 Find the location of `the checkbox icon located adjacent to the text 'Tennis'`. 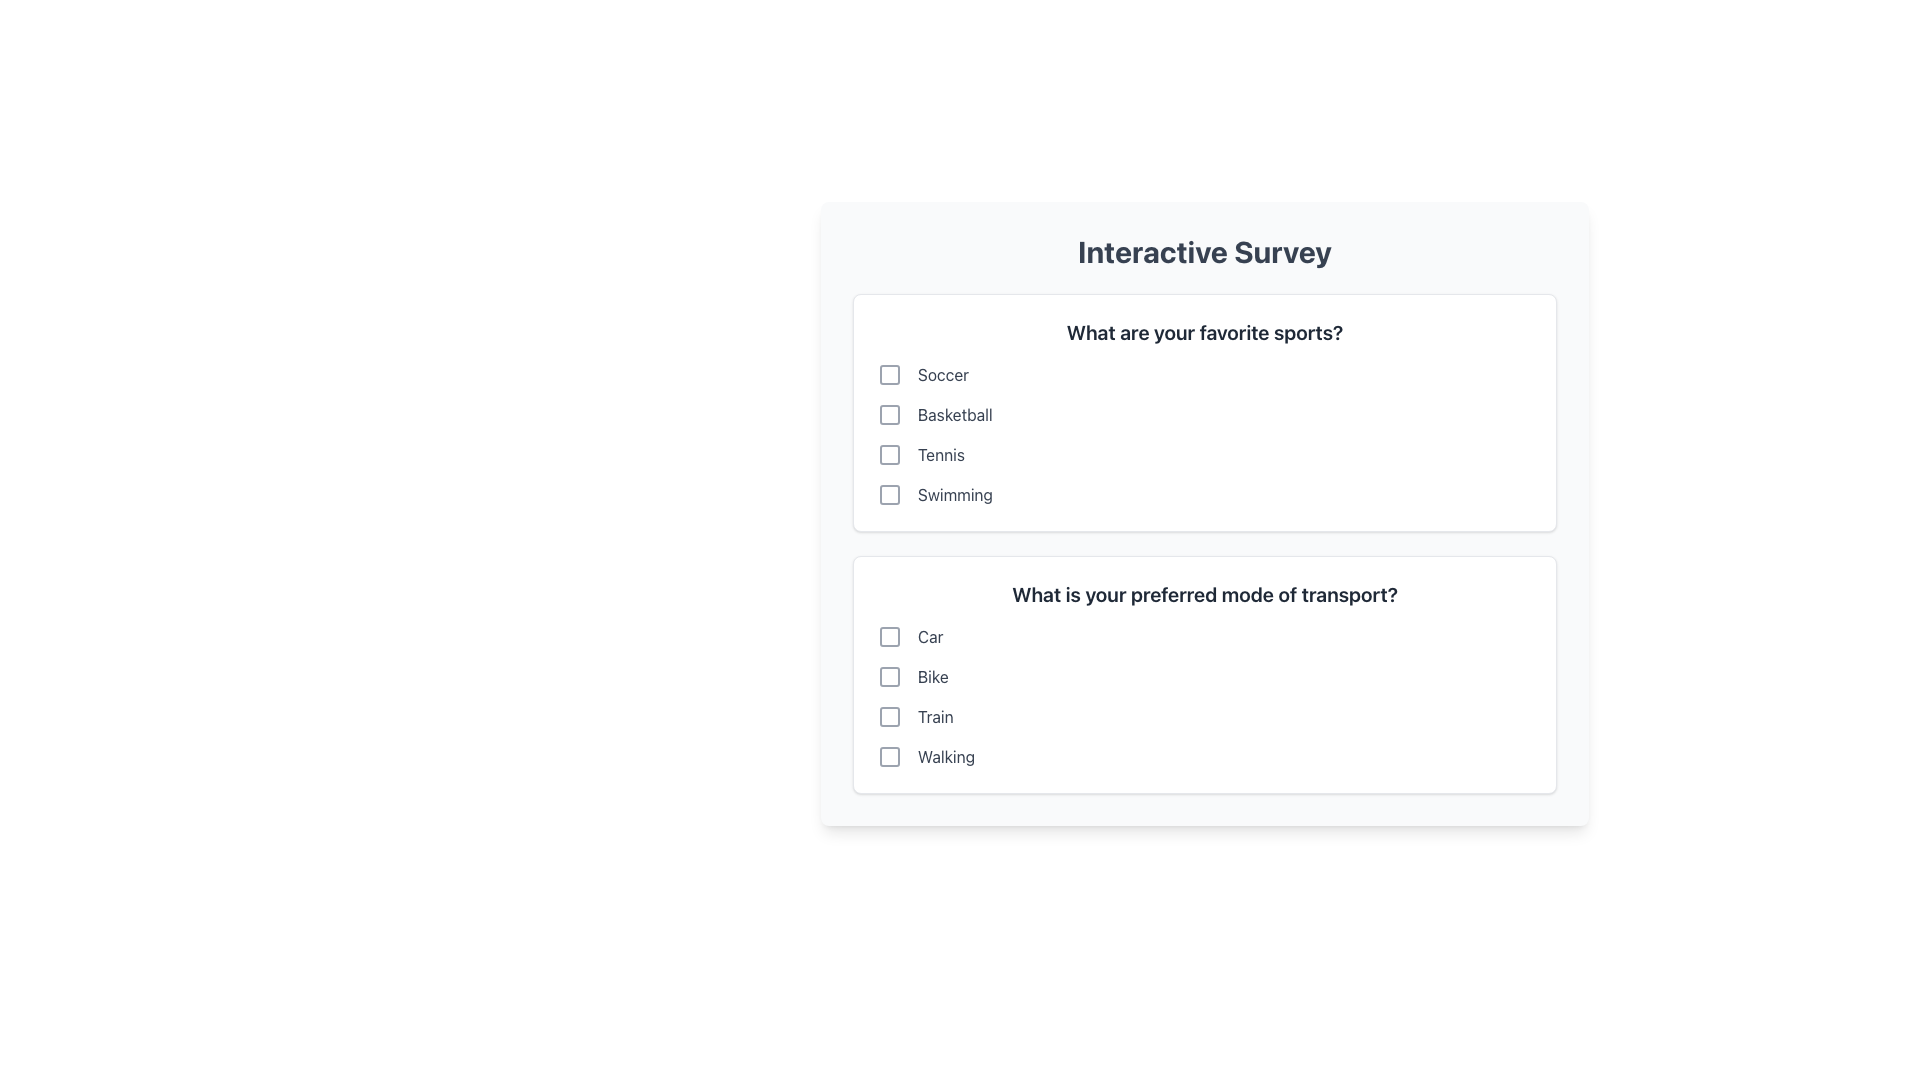

the checkbox icon located adjacent to the text 'Tennis' is located at coordinates (888, 455).